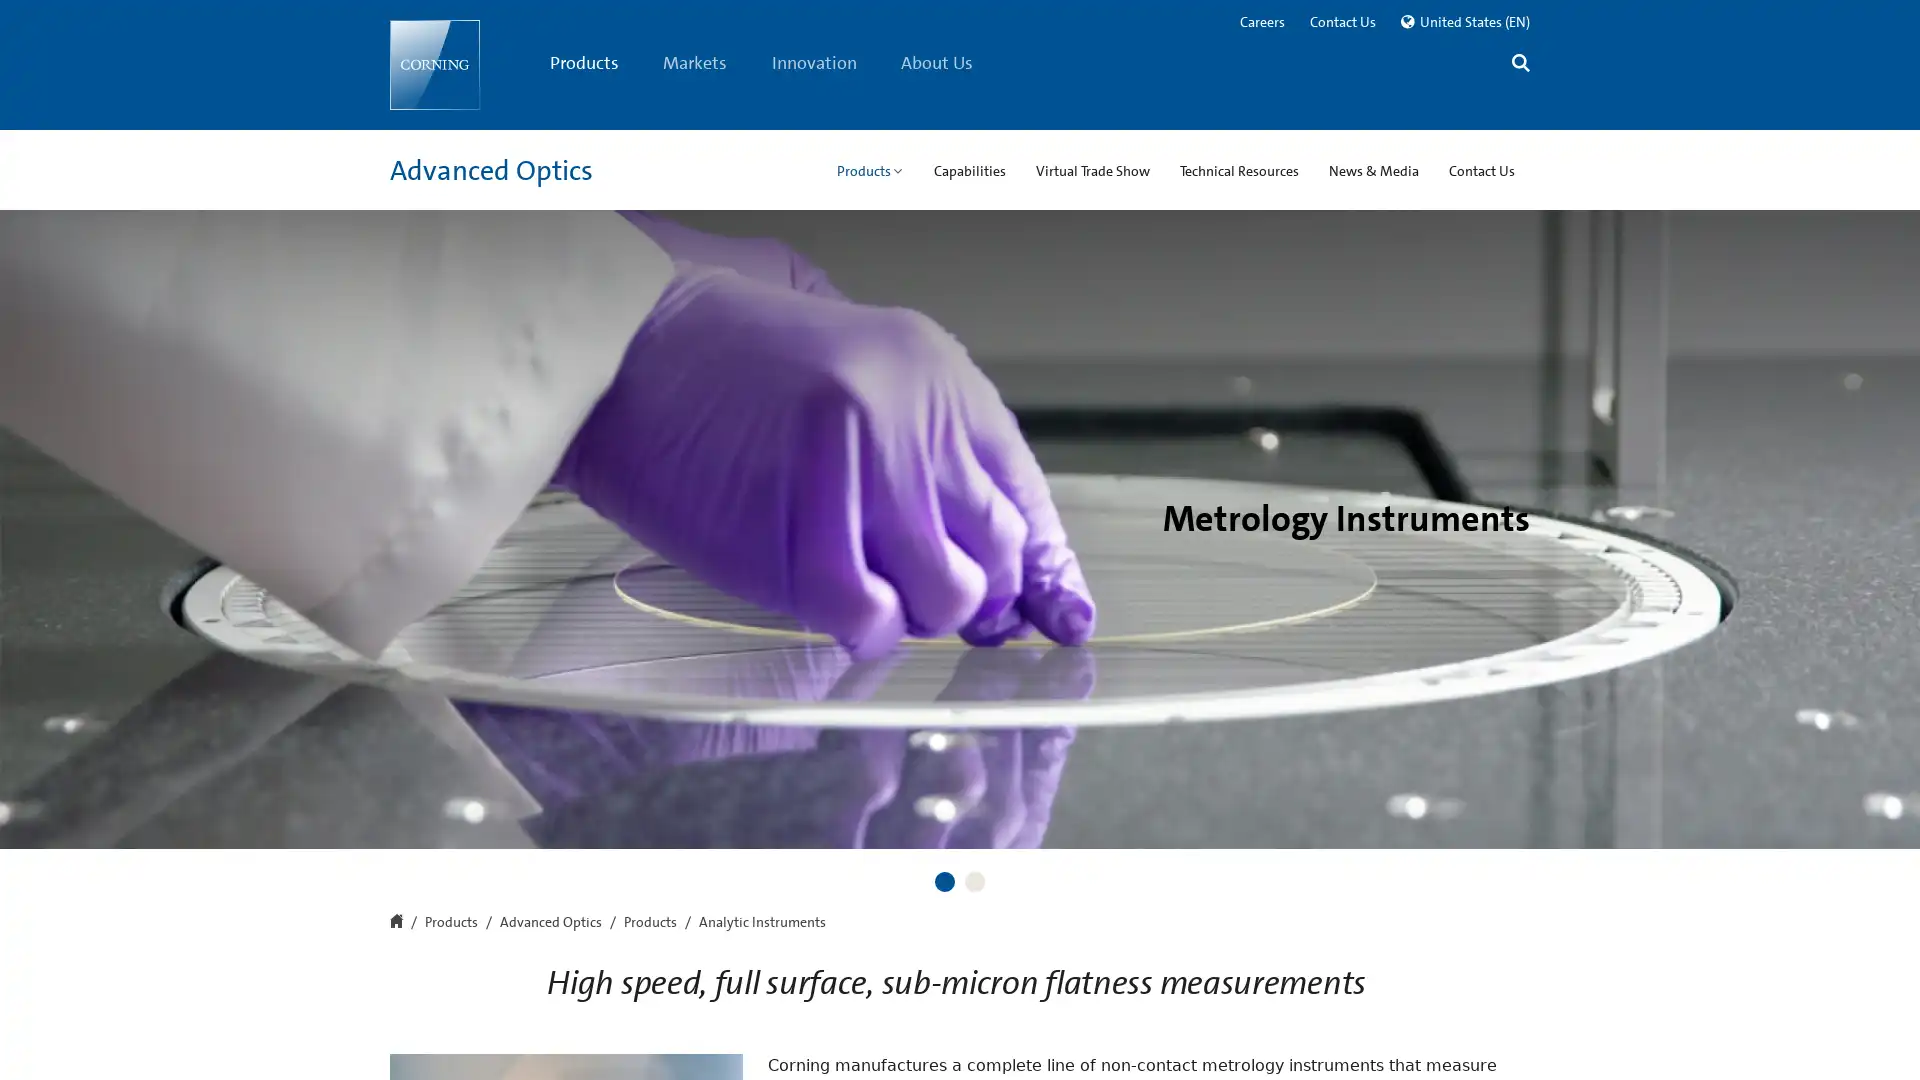 Image resolution: width=1920 pixels, height=1080 pixels. What do you see at coordinates (1622, 1035) in the screenshot?
I see `Accept Cookies` at bounding box center [1622, 1035].